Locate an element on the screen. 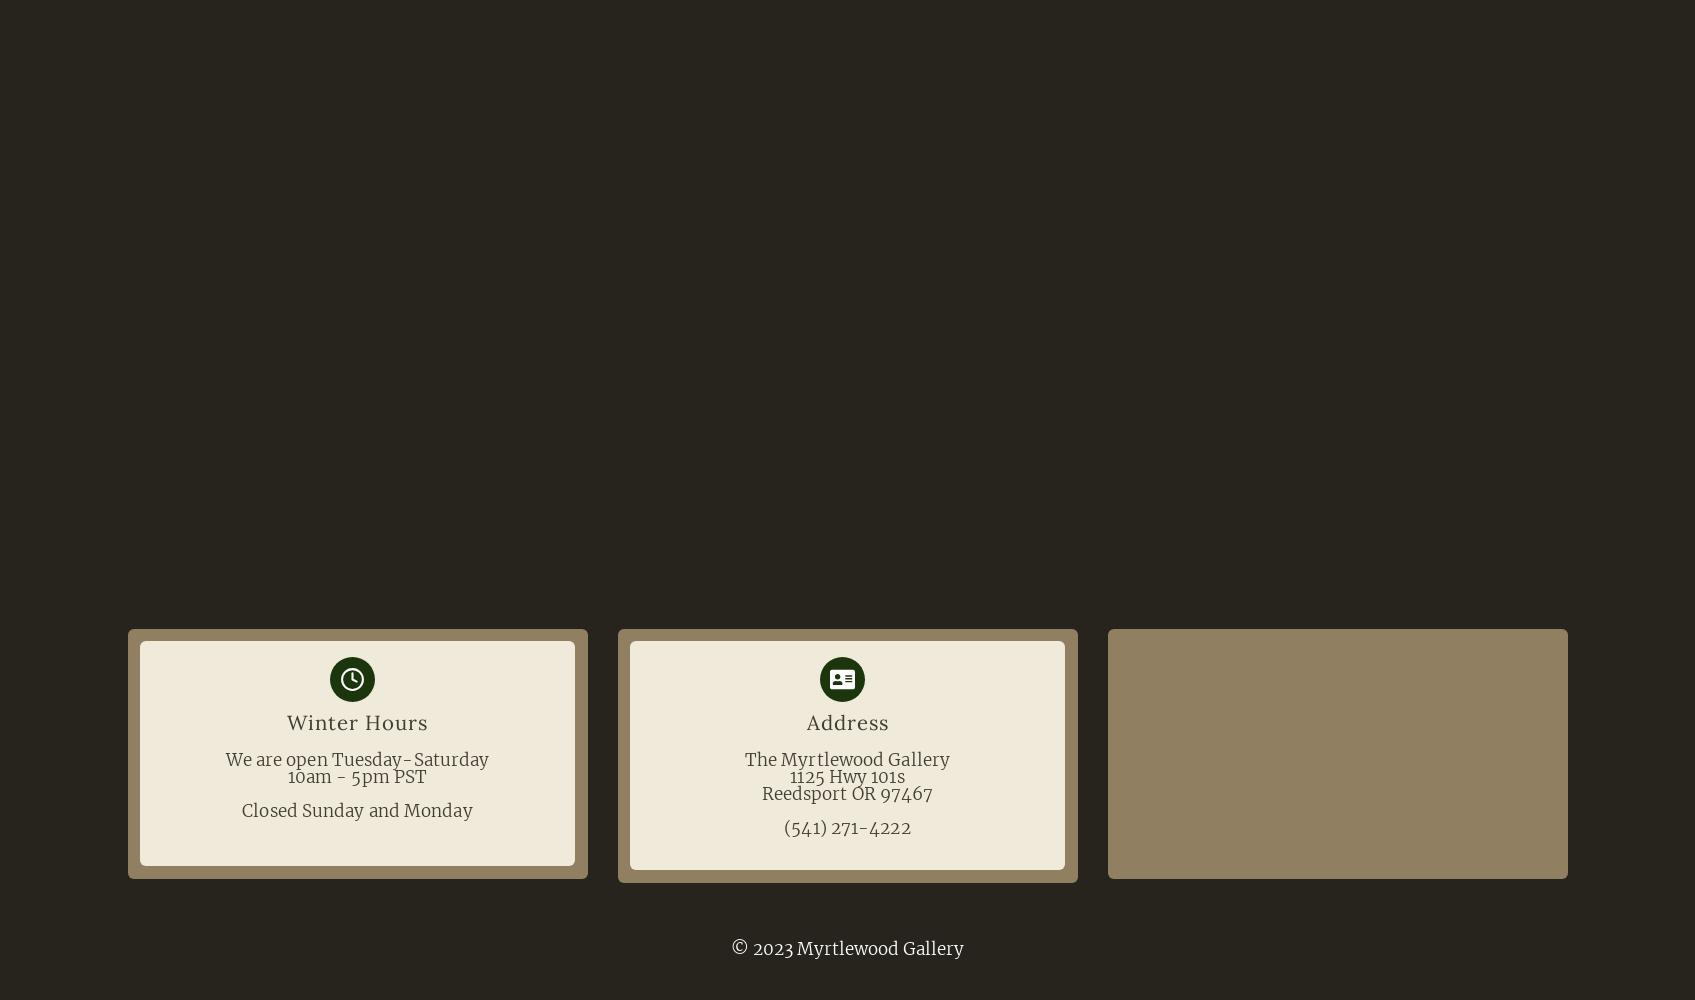 This screenshot has width=1695, height=1000. '© 2023 Myrtlewood Gallery' is located at coordinates (847, 947).